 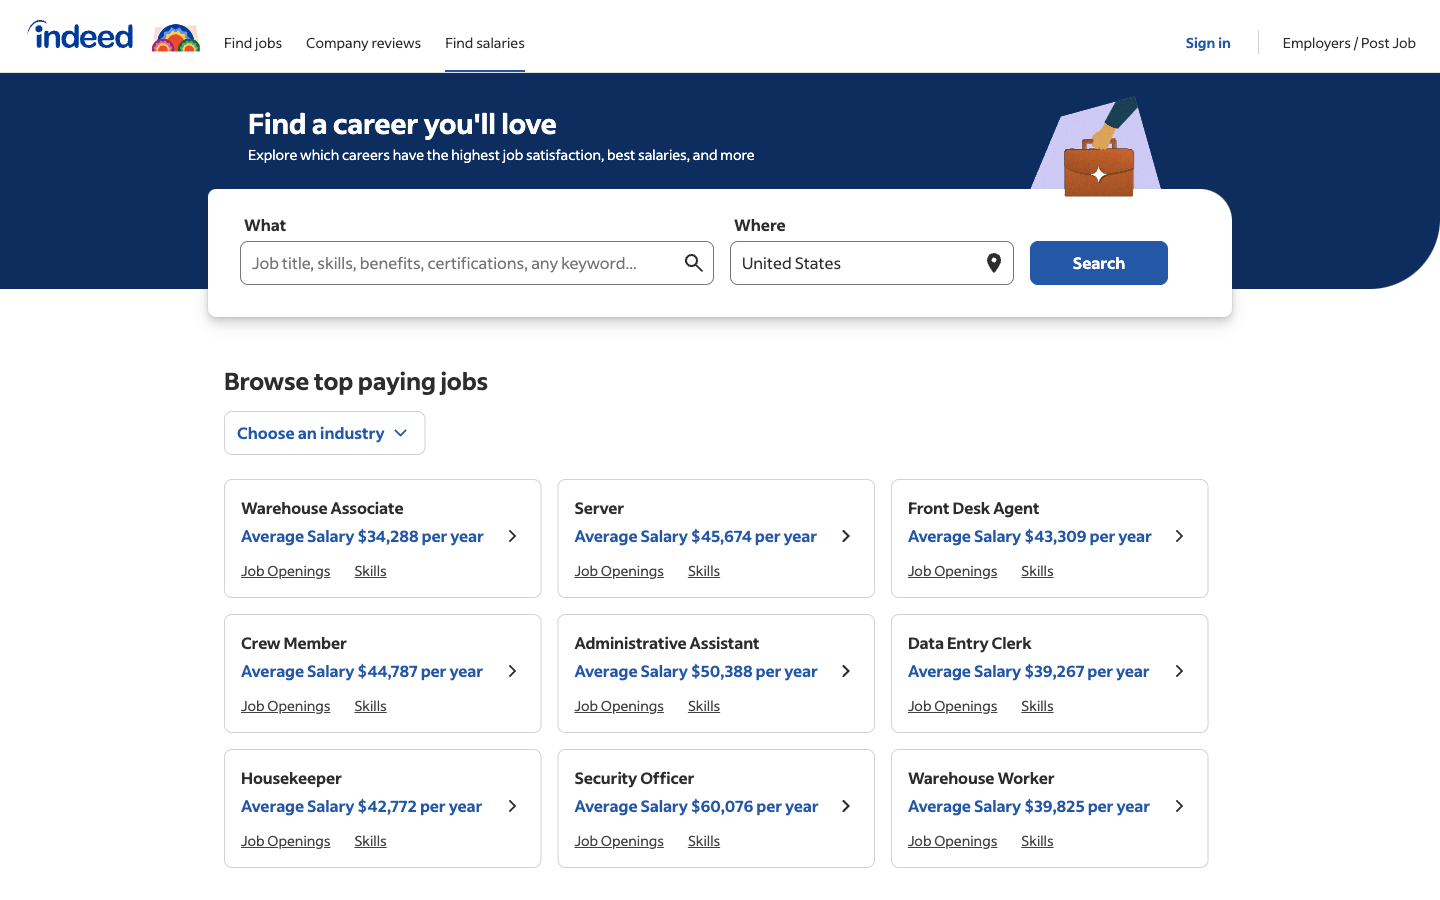 What do you see at coordinates (1029, 792) in the screenshot?
I see `Acquire further knowledge on "Warehouse Worker` at bounding box center [1029, 792].